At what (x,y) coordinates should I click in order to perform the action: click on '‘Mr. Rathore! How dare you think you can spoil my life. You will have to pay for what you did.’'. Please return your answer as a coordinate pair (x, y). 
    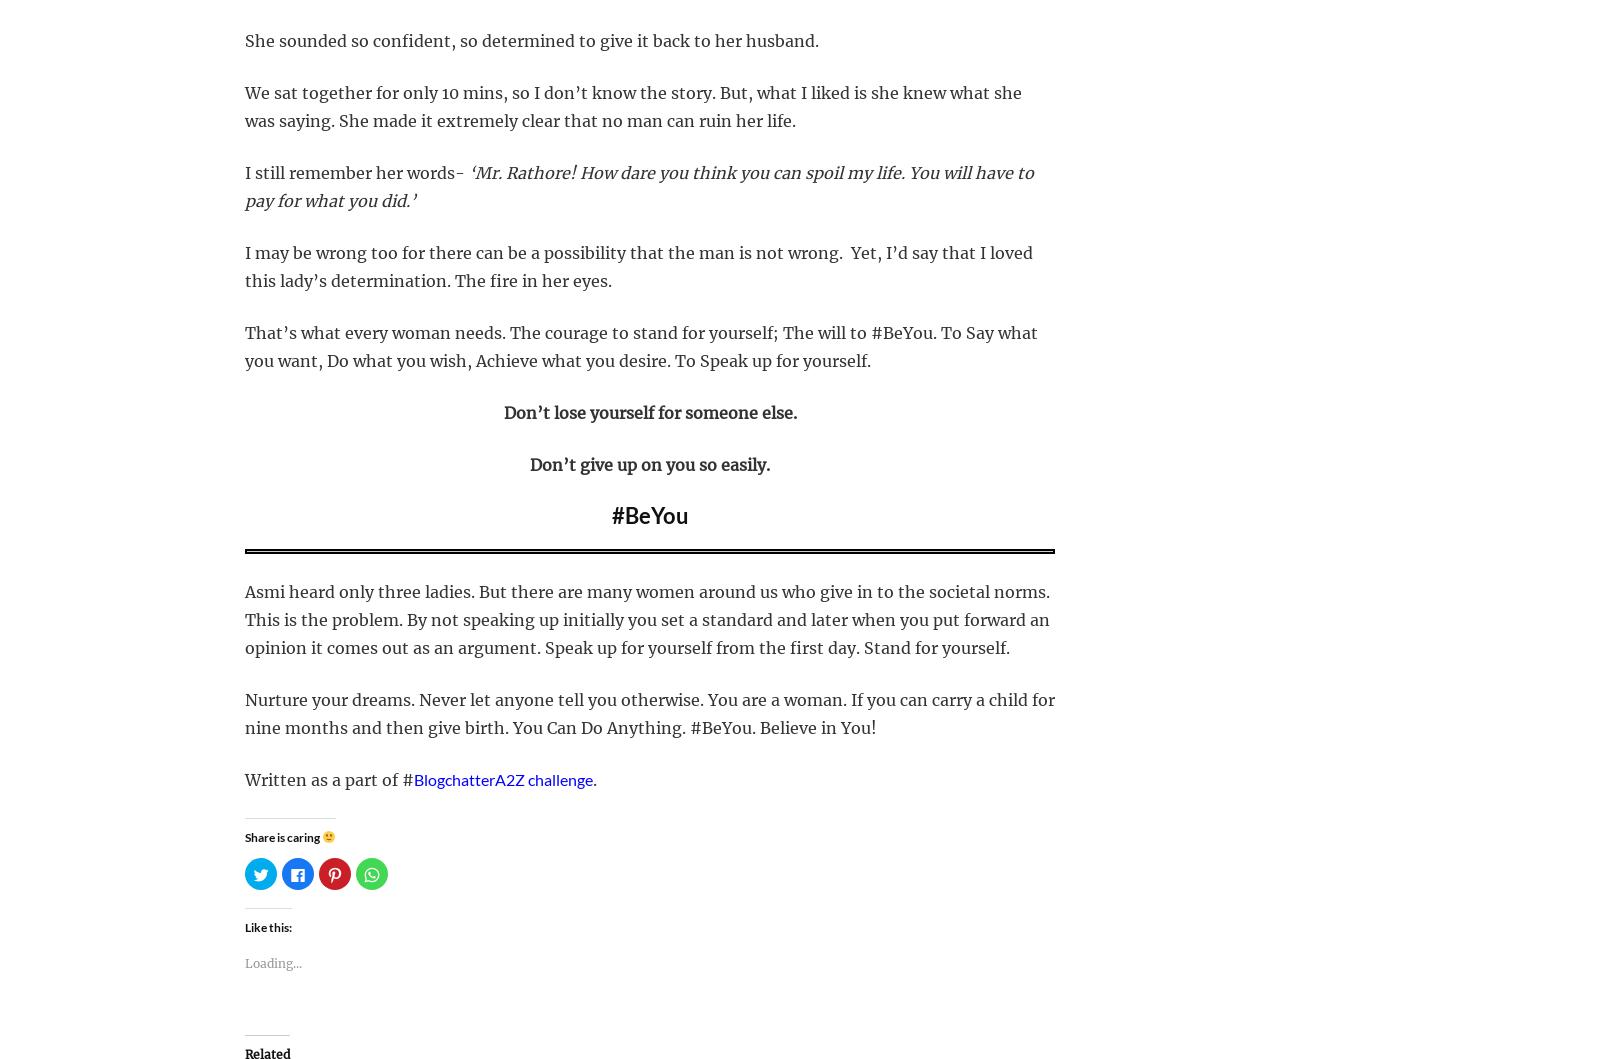
    Looking at the image, I should click on (639, 186).